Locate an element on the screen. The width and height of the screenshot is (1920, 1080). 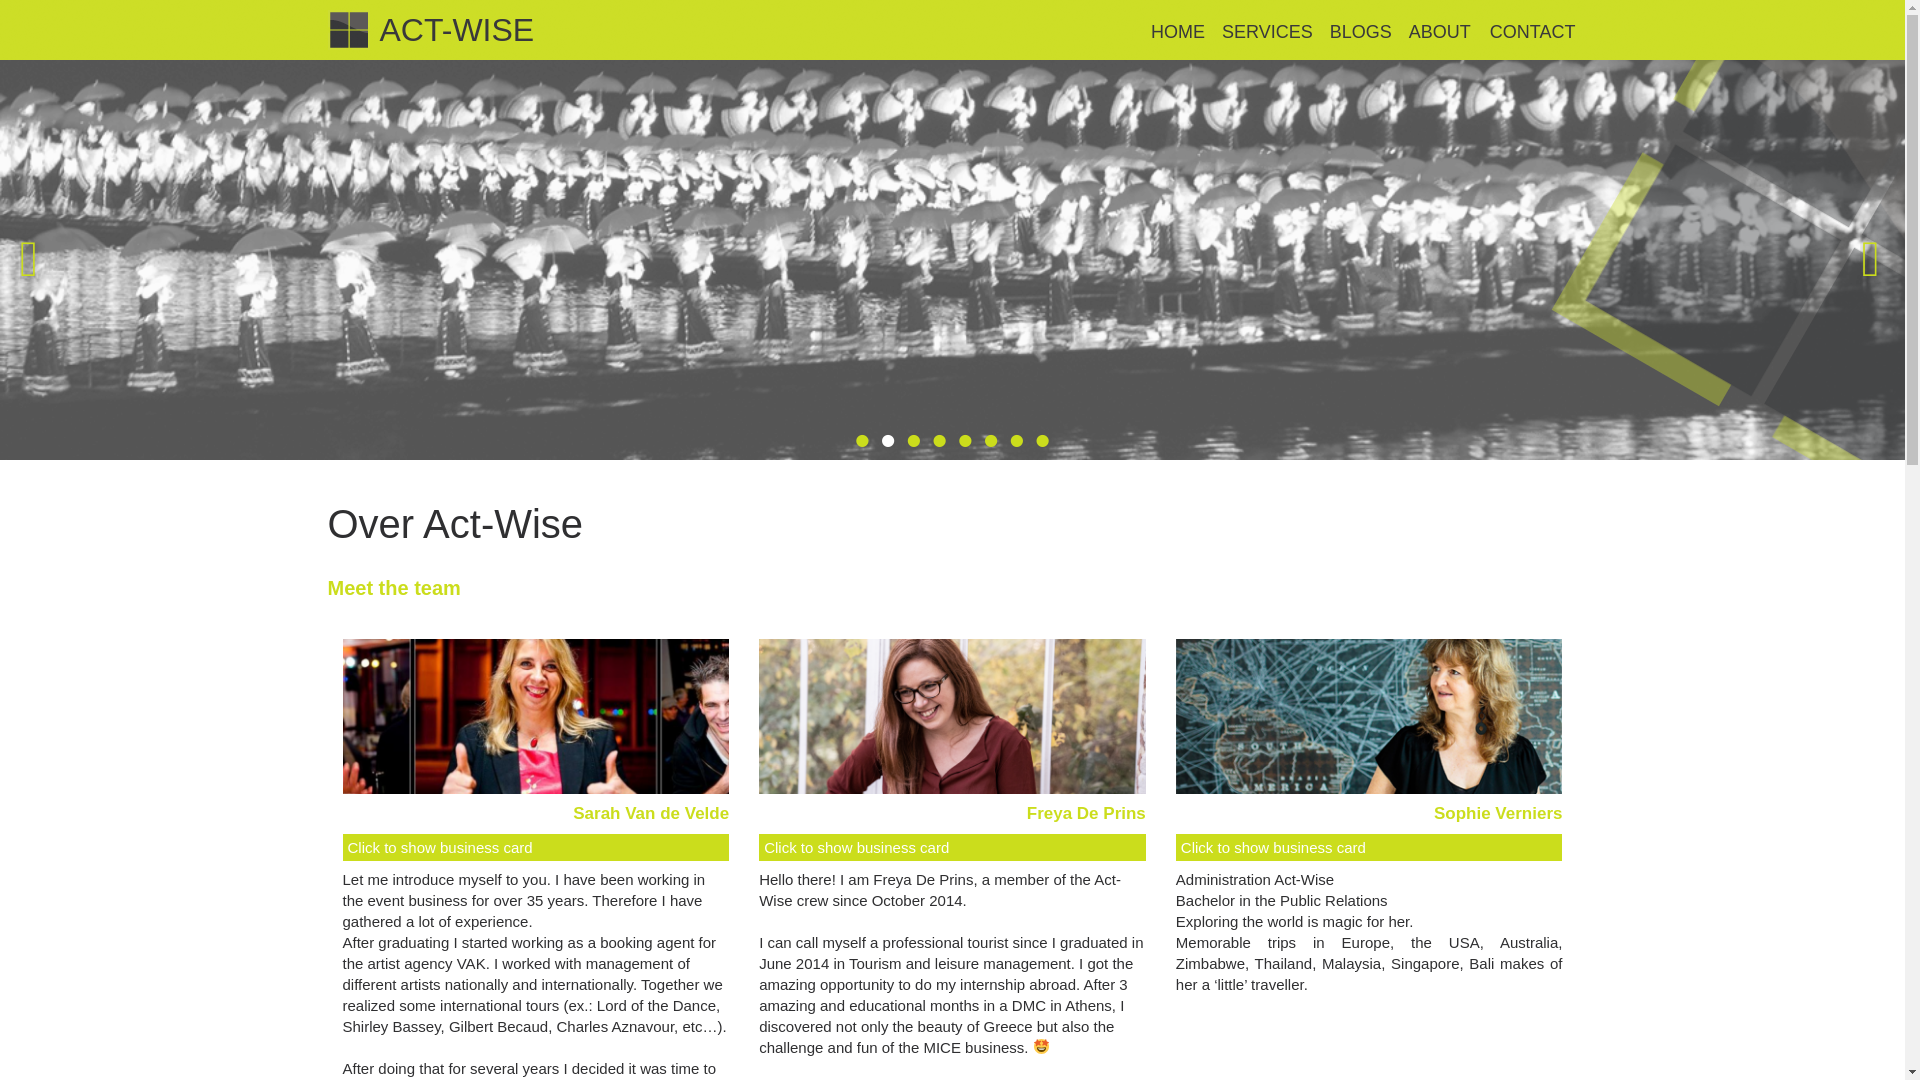
'SERVICES' is located at coordinates (1266, 33).